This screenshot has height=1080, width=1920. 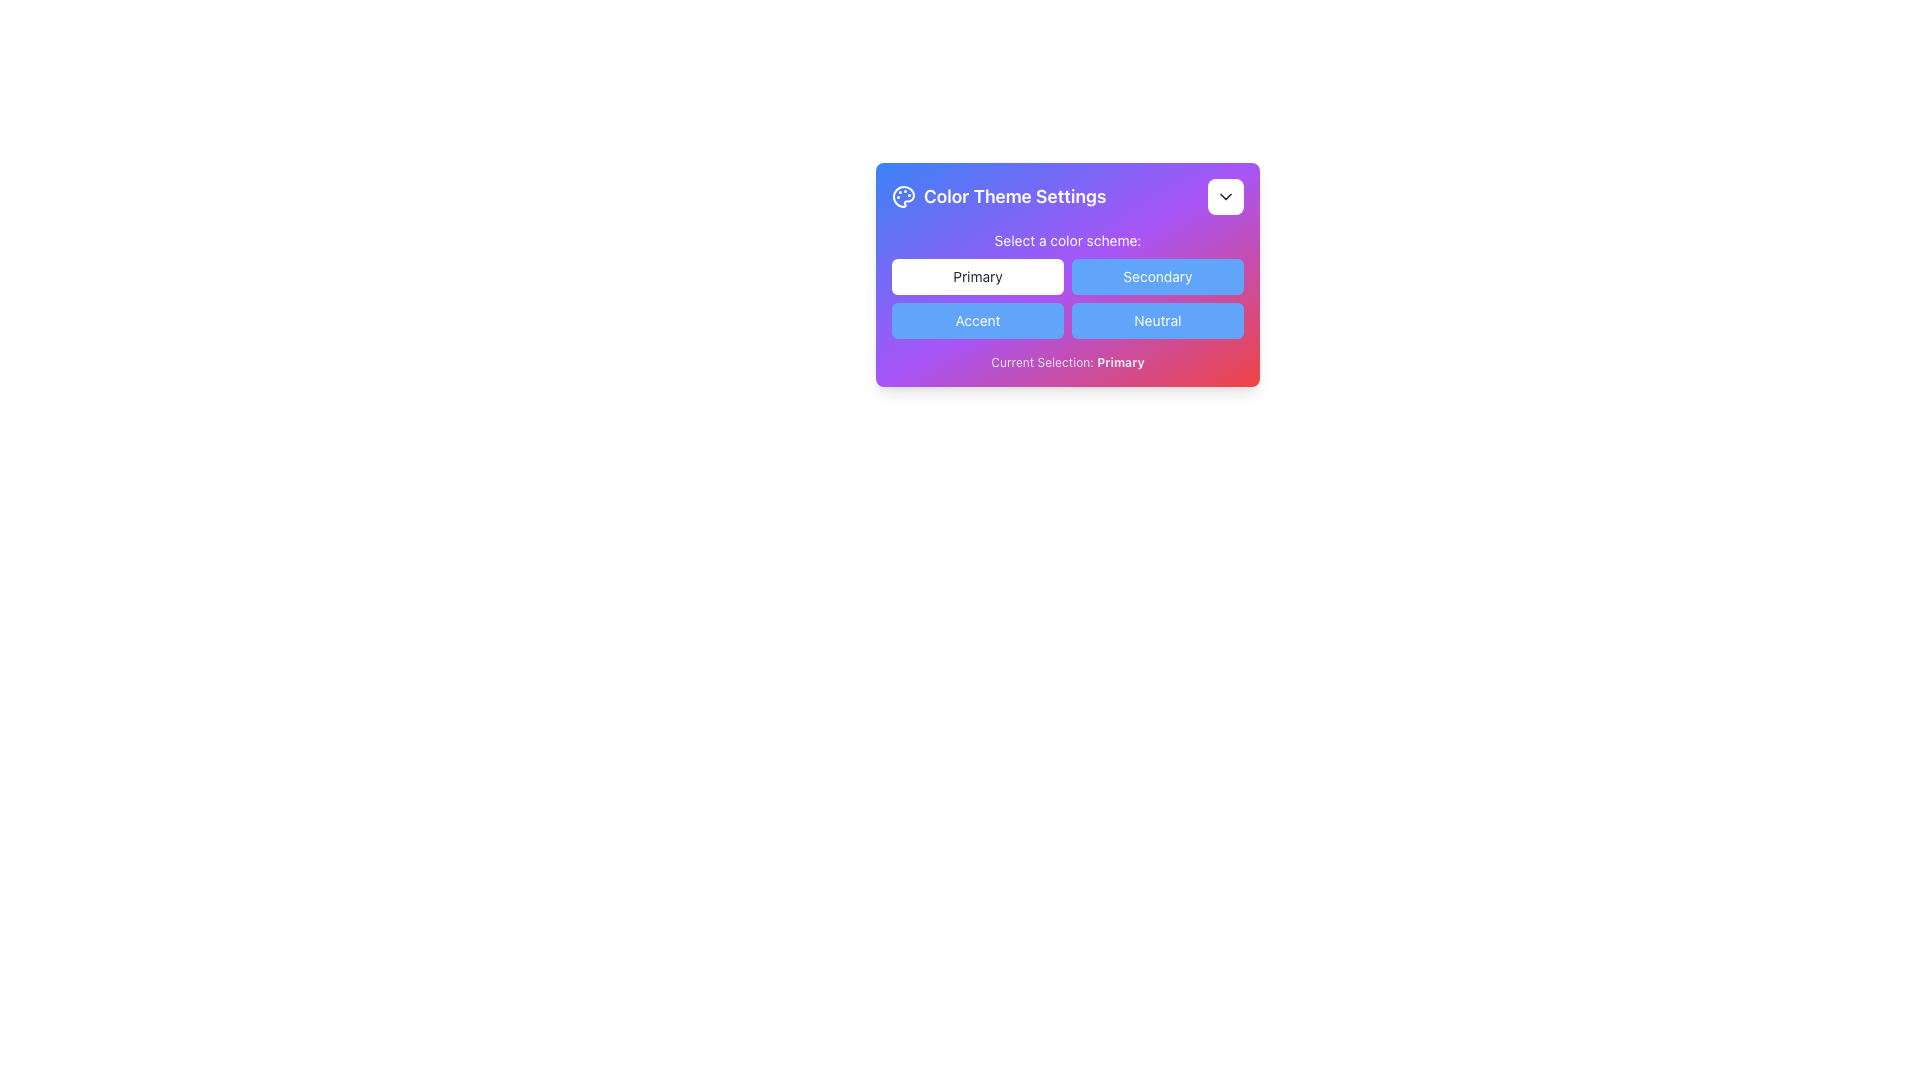 What do you see at coordinates (999, 196) in the screenshot?
I see `the Static Text with Icon element that serves as the title for the color theme settings section, located at the top-left of the header region` at bounding box center [999, 196].